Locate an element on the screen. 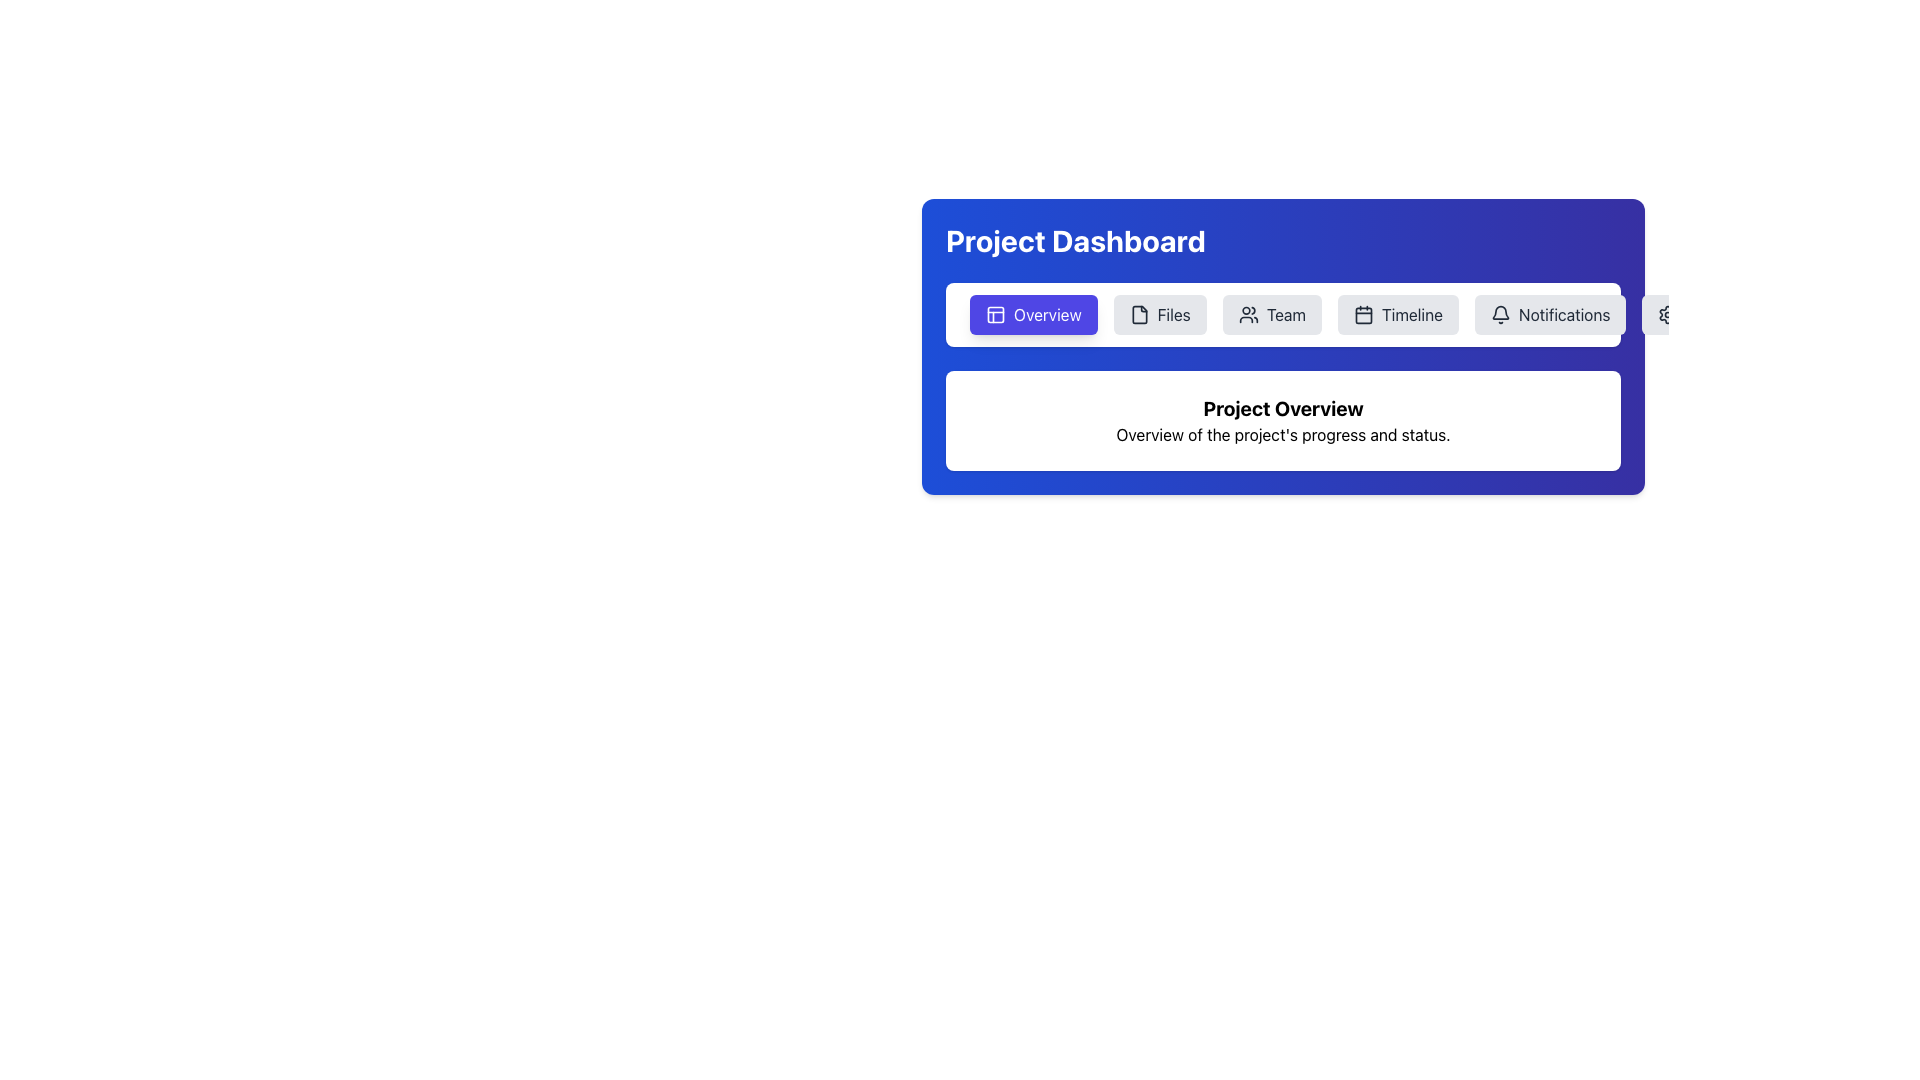 This screenshot has width=1920, height=1080. the 'Timeline' button located in the navigation bar of the 'Project Dashboard' is located at coordinates (1411, 315).